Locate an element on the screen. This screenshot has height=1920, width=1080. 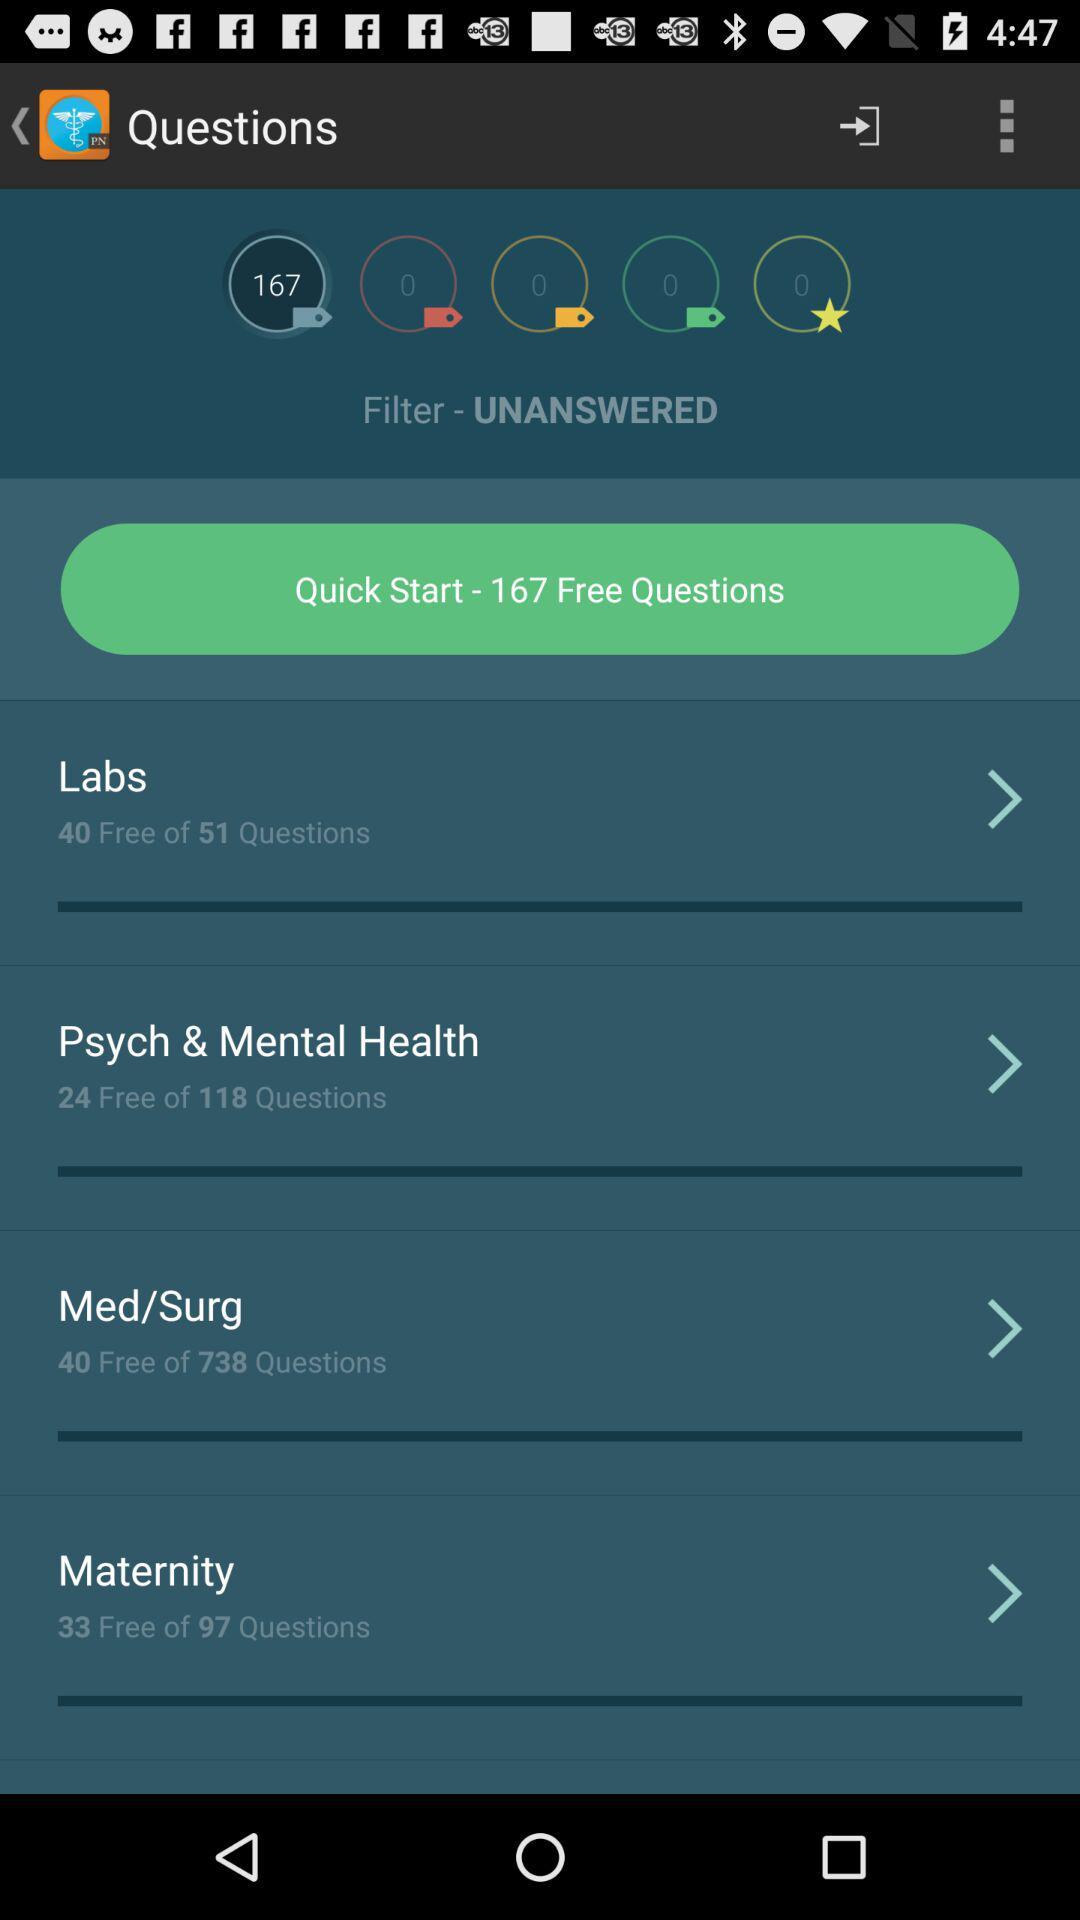
labs icon is located at coordinates (102, 773).